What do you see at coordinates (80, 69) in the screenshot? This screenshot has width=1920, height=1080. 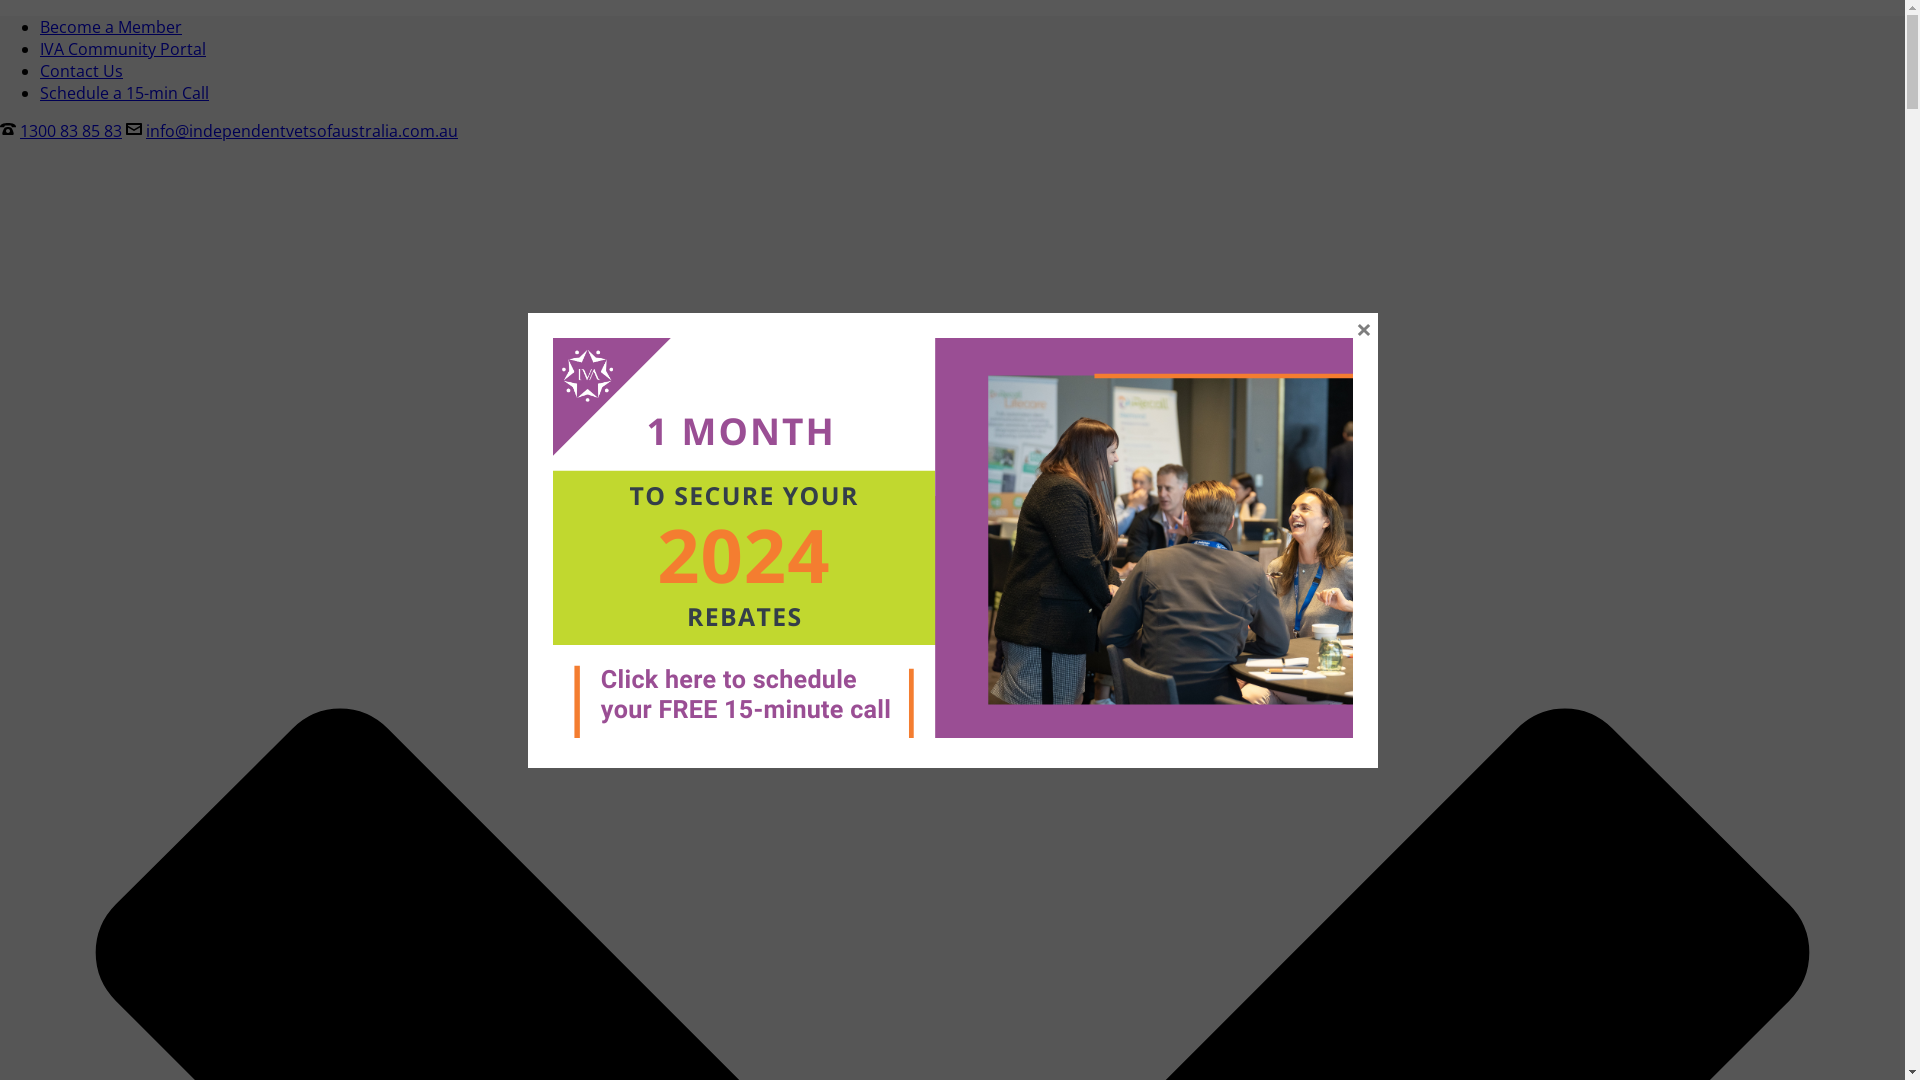 I see `'Contact Us'` at bounding box center [80, 69].